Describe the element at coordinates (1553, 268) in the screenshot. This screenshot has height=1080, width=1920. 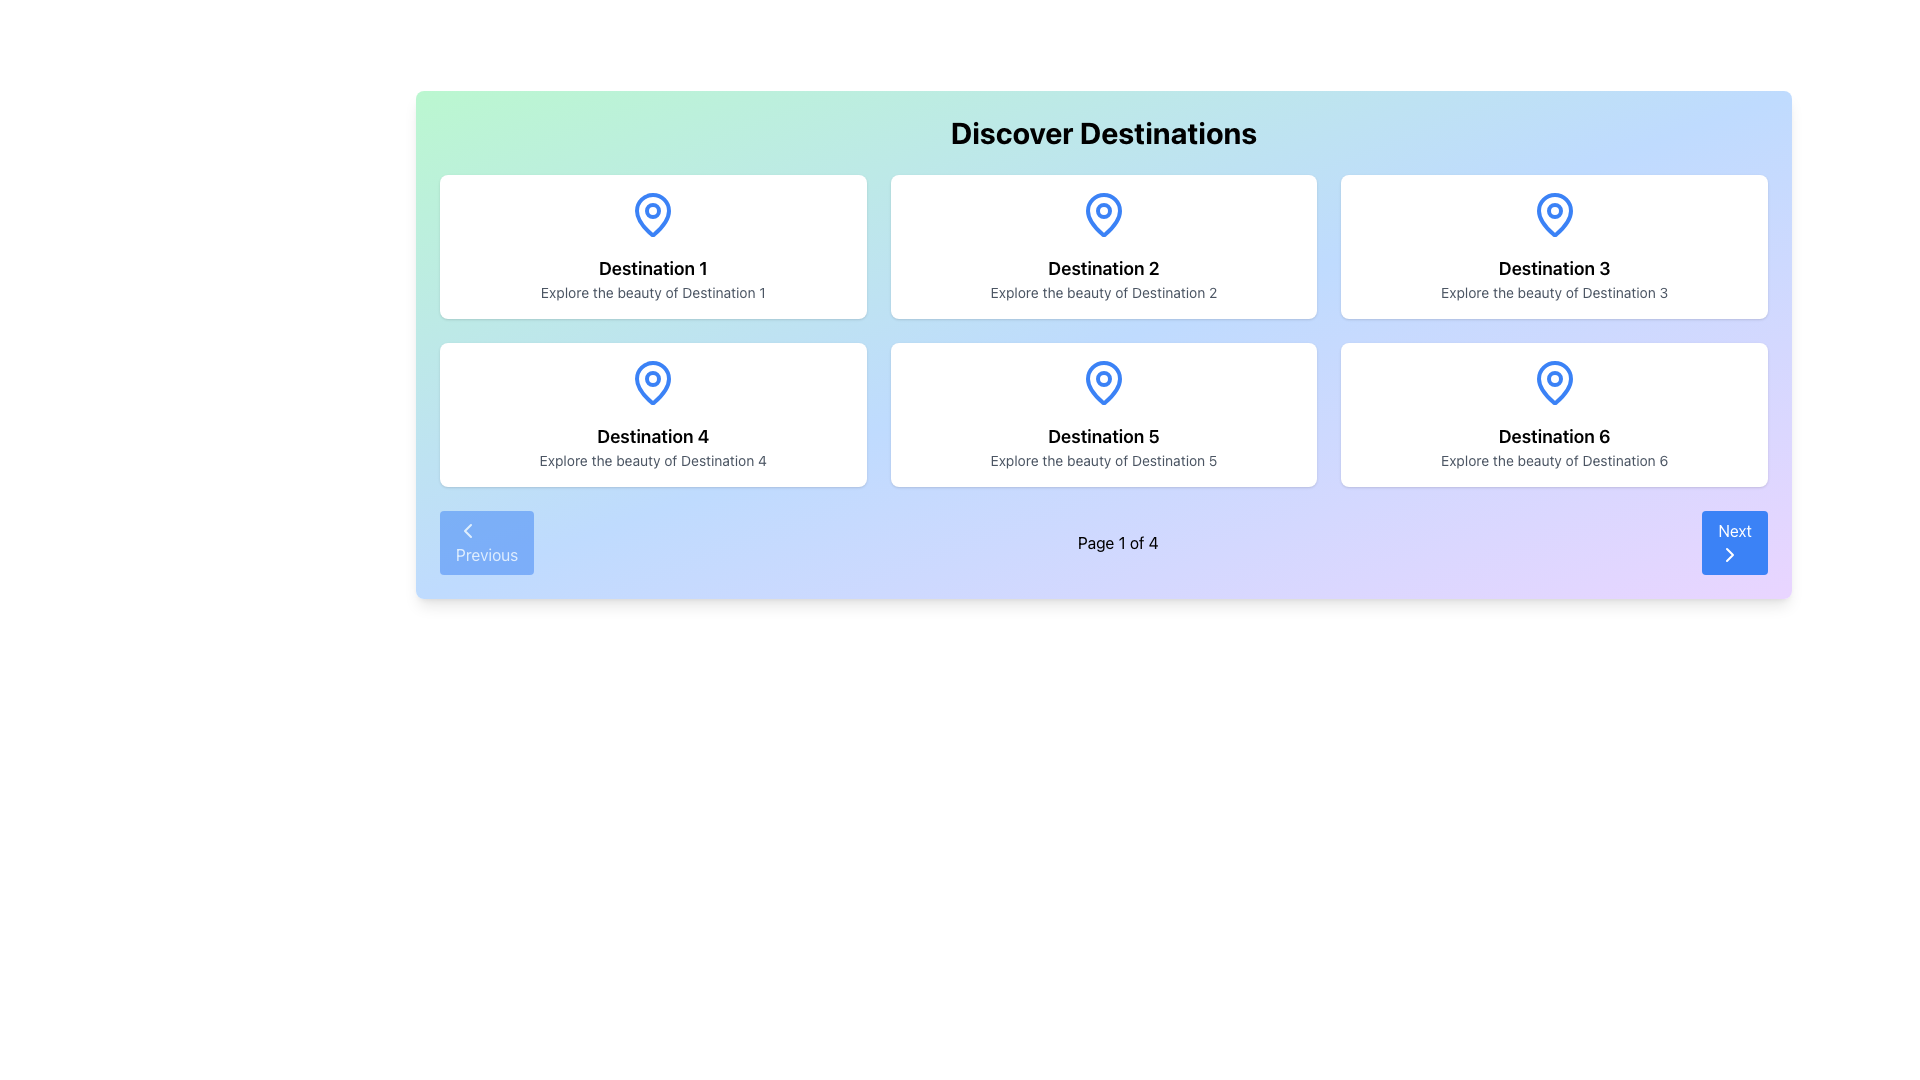
I see `title of the text label that represents the destination's name on the card labeled 'Destination 3', located in the top-right position of a 2x3 grid` at that location.